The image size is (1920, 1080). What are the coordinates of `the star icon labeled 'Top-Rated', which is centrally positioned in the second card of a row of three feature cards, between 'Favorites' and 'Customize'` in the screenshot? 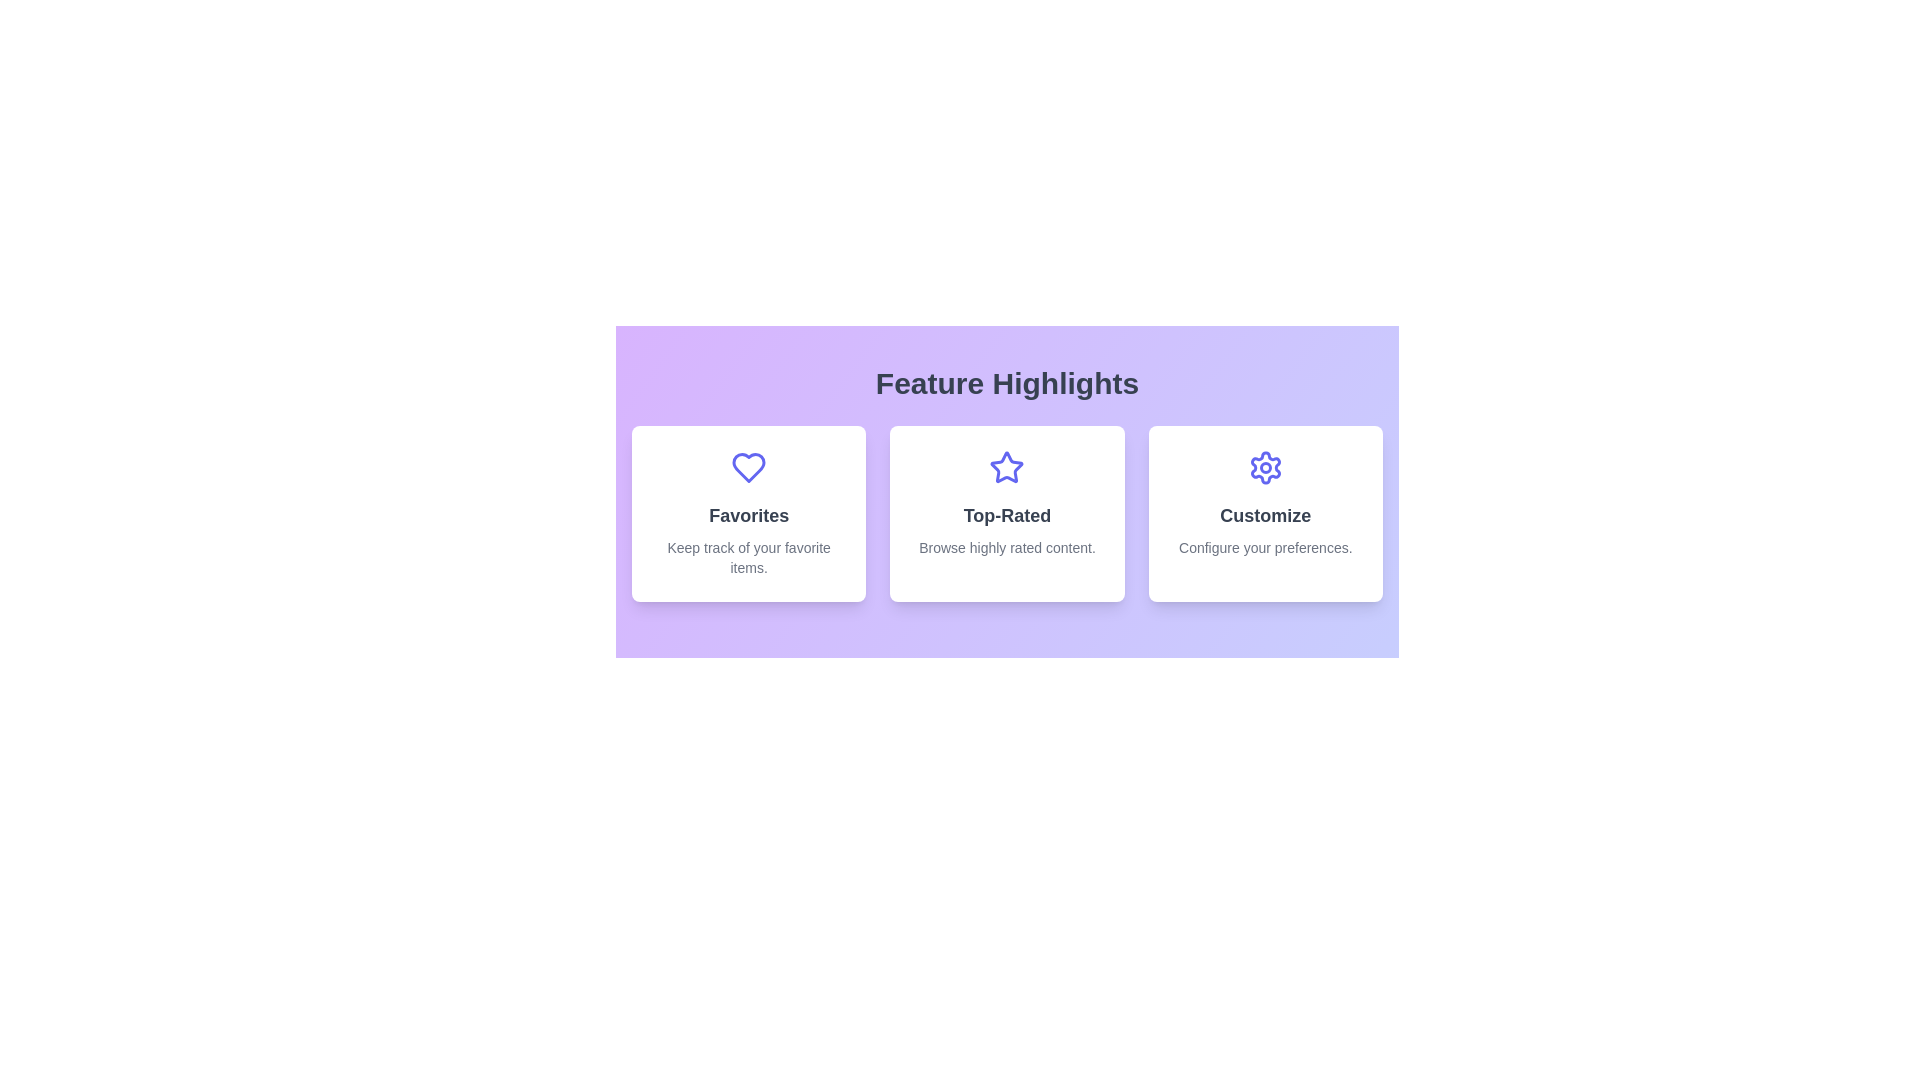 It's located at (1007, 467).